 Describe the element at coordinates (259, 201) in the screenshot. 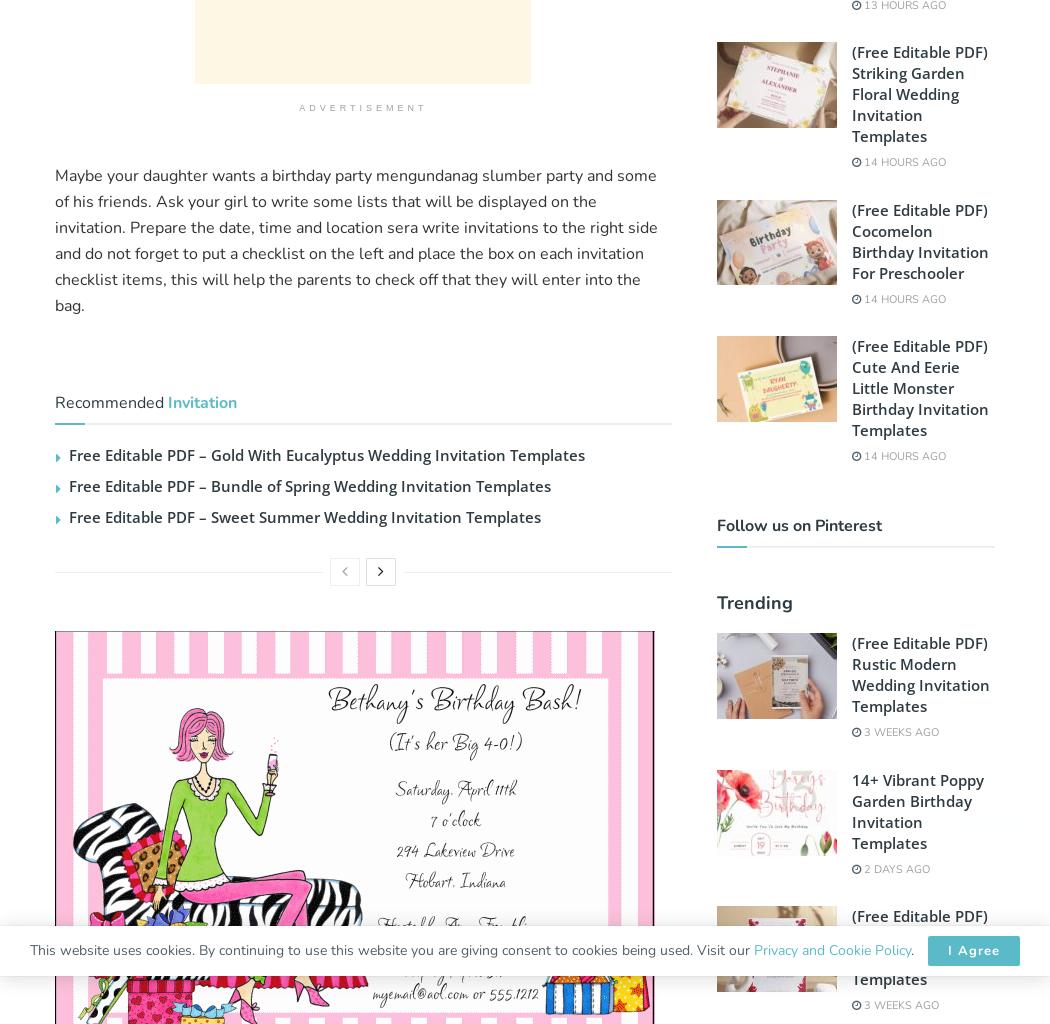

I see `'to'` at that location.